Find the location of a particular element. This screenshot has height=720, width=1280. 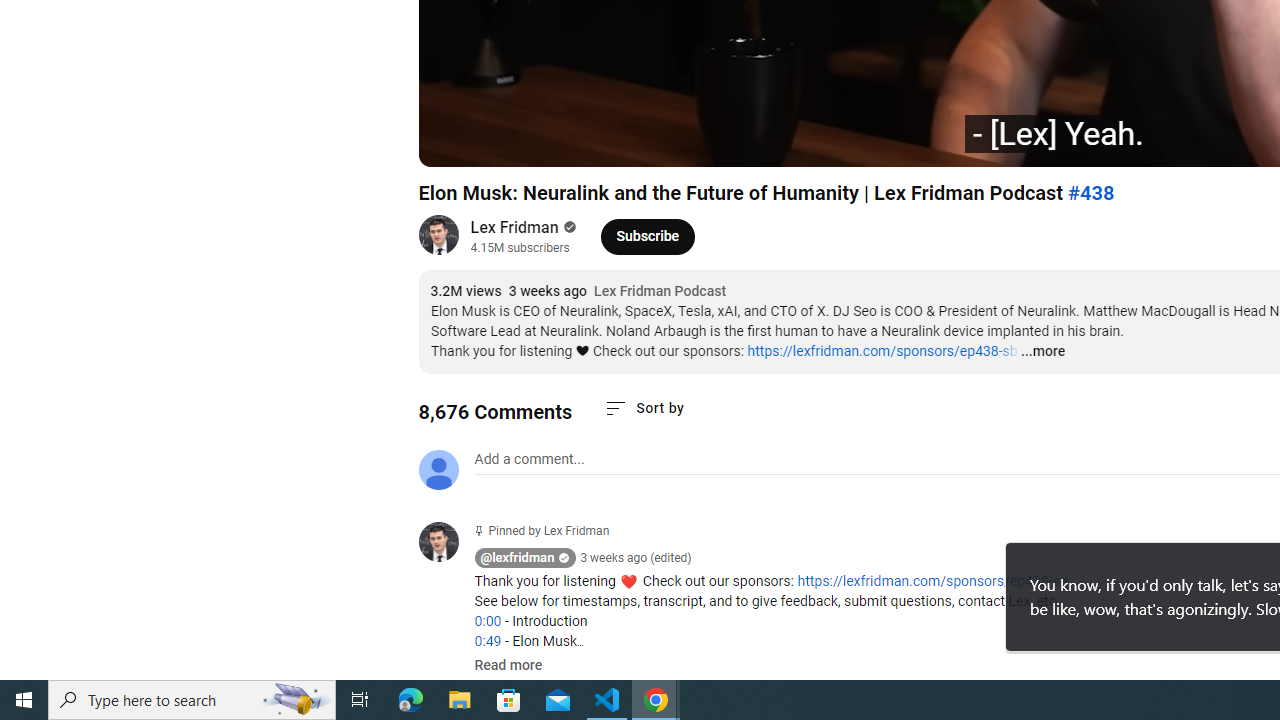

'AutomationID: simplebox-placeholder' is located at coordinates (529, 459).